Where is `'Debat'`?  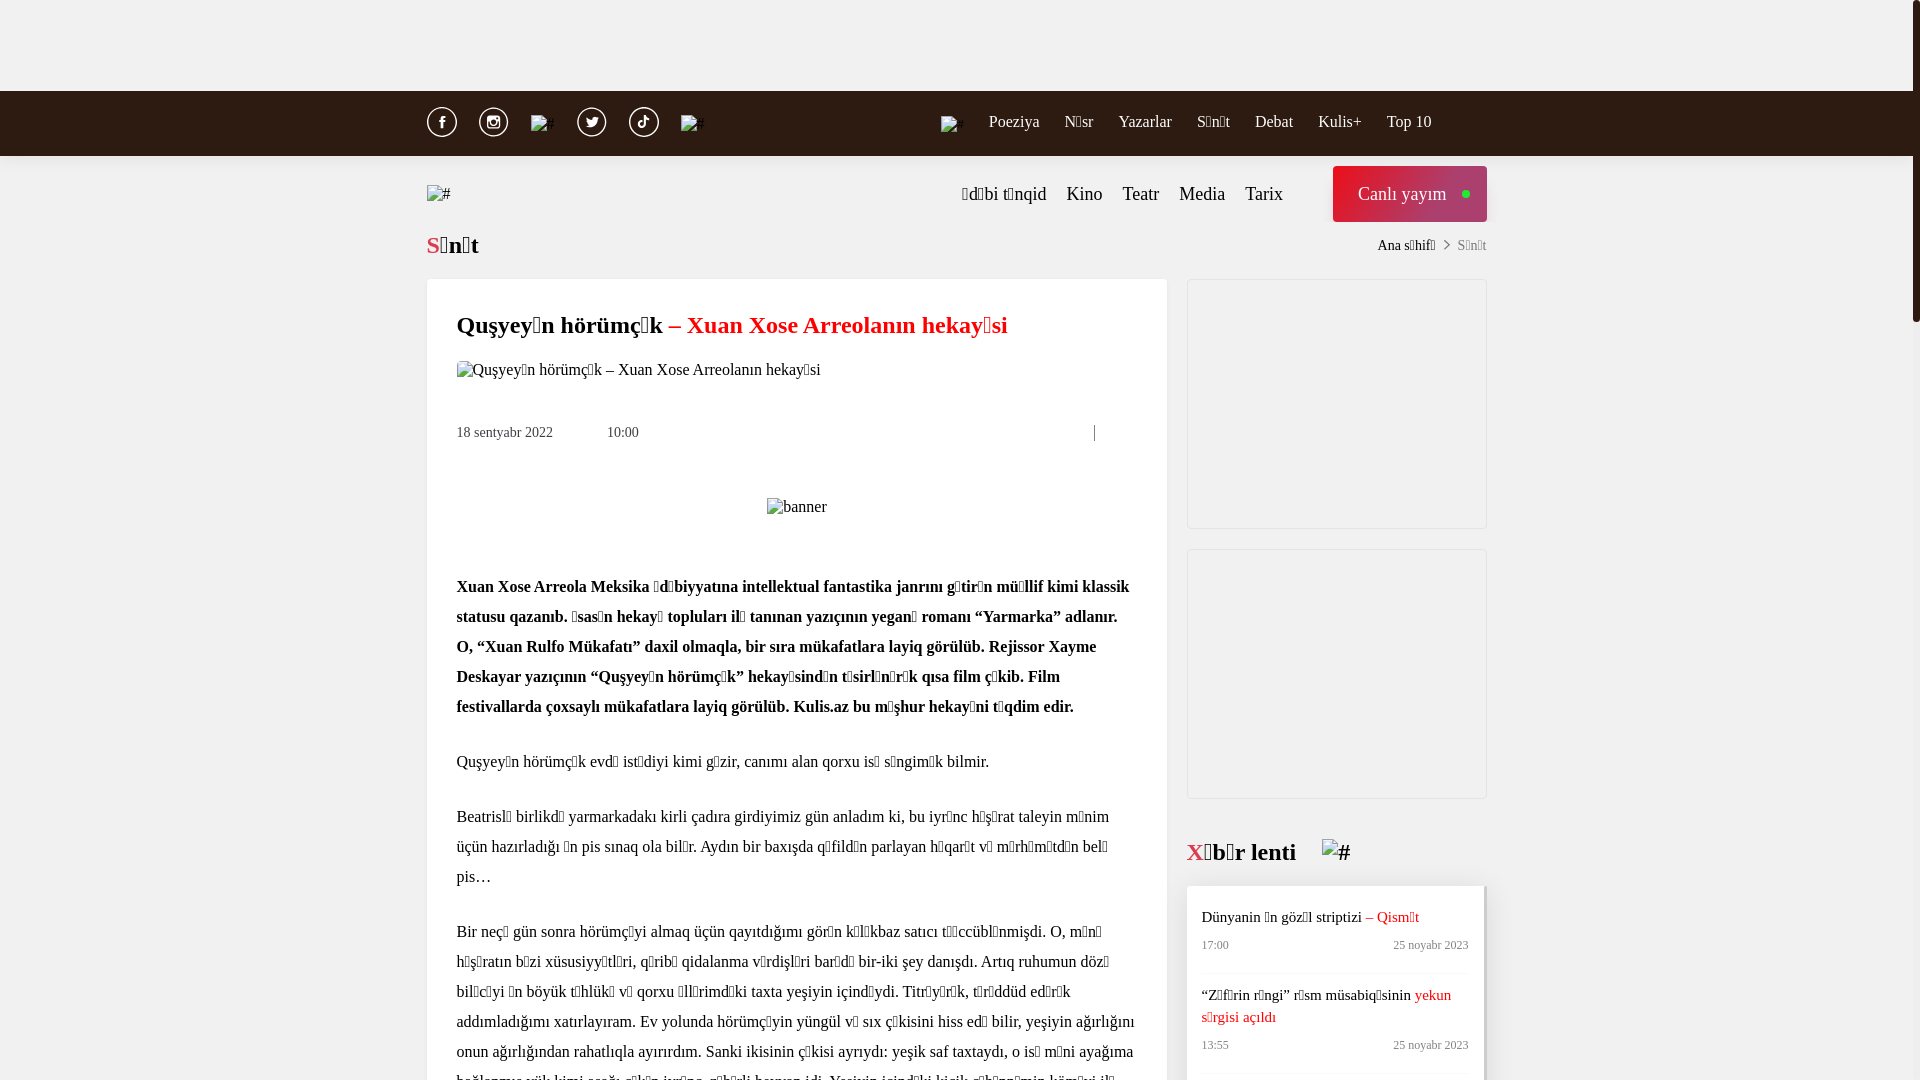 'Debat' is located at coordinates (1272, 120).